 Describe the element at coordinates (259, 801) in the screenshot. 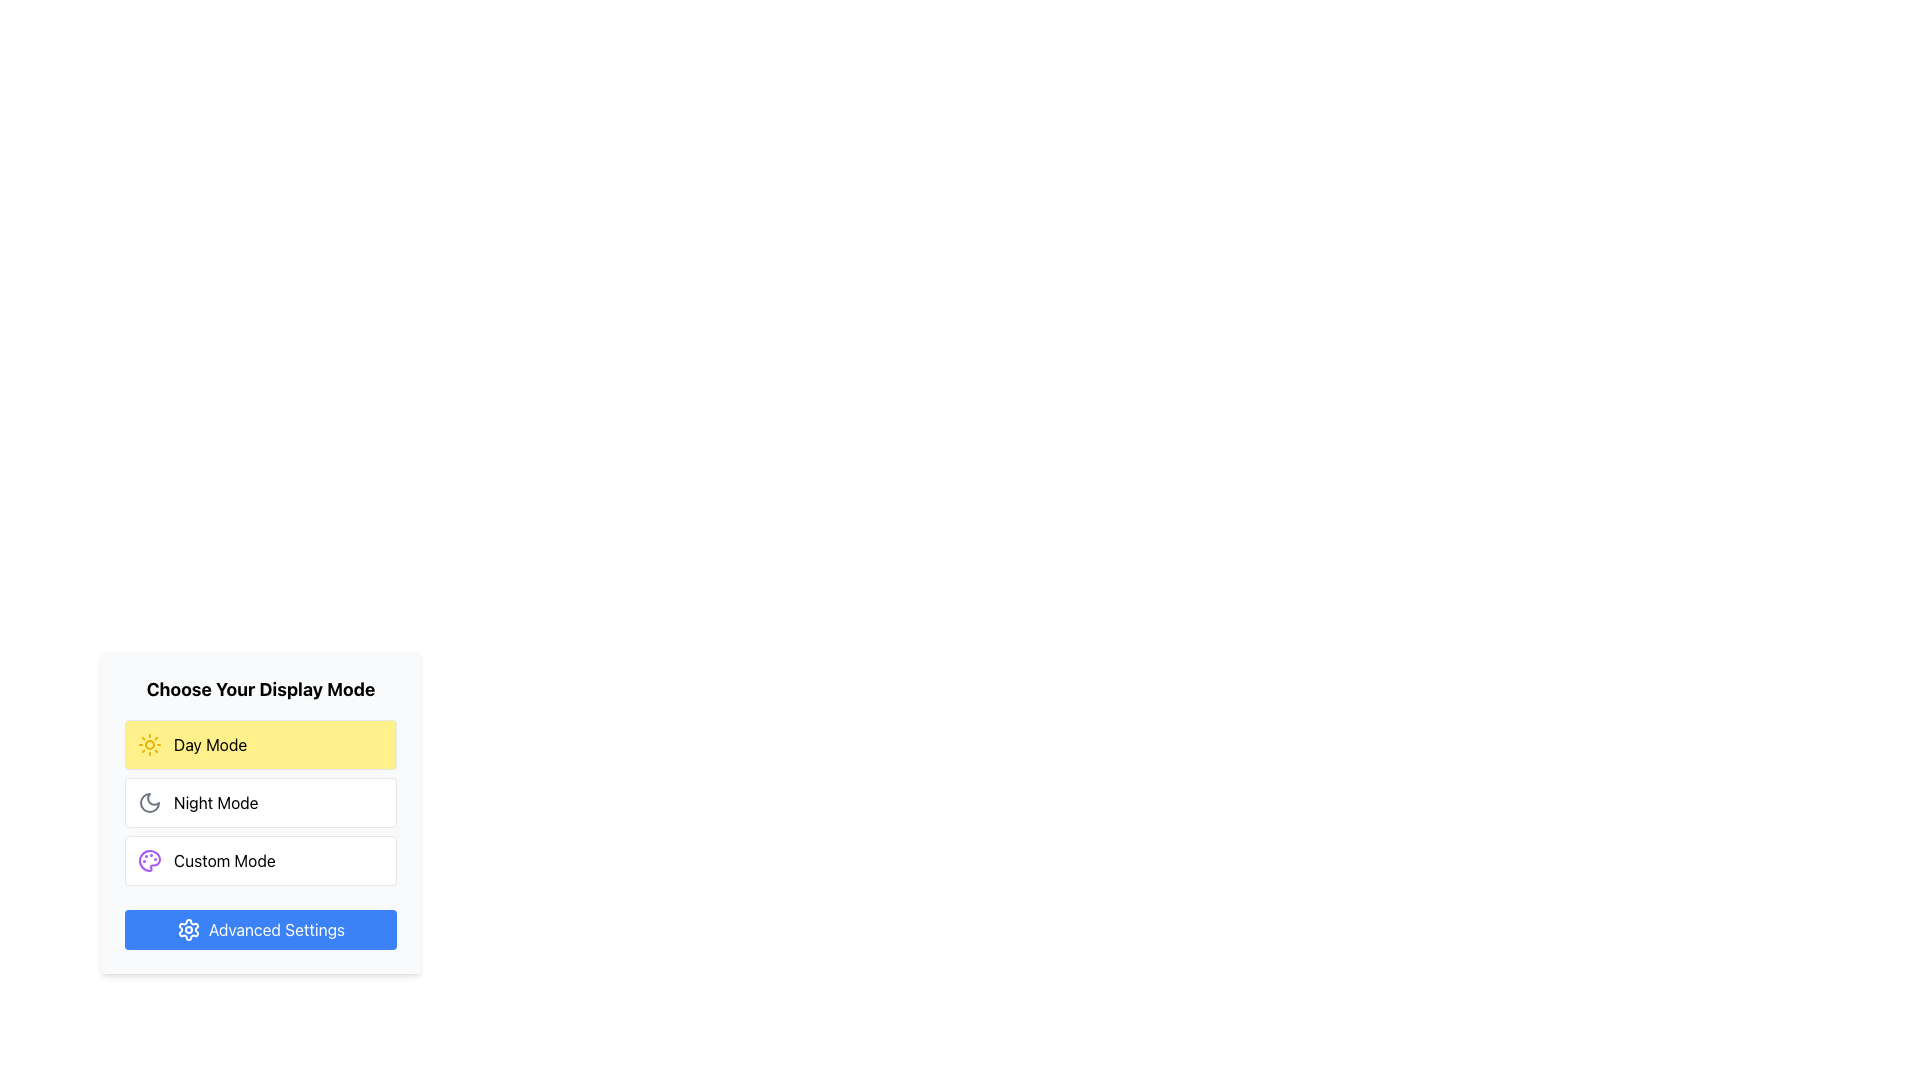

I see `the 'Night Mode' option within the Interactive Group, which is located below the title 'Choose Your Display Mode' and above the 'Advanced Settings' button` at that location.